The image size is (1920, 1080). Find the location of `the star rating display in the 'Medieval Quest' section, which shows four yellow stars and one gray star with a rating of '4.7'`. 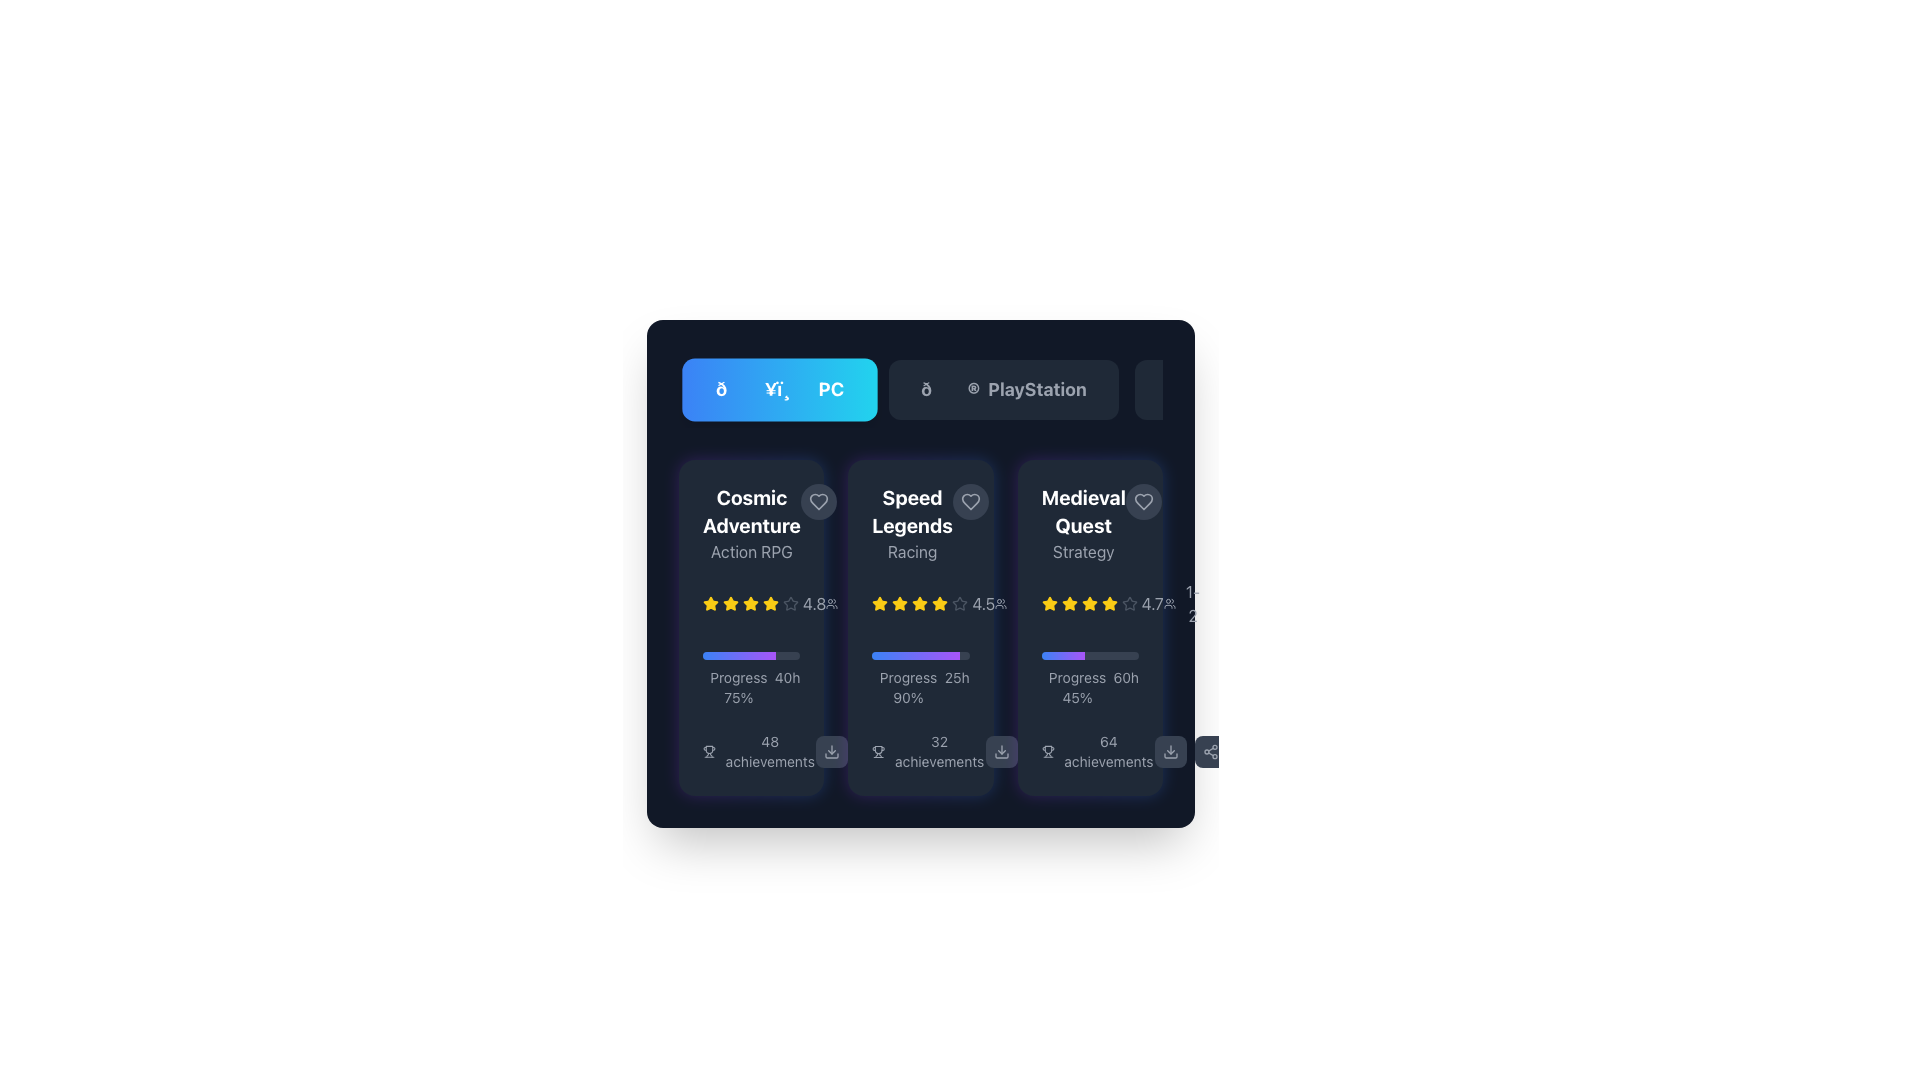

the star rating display in the 'Medieval Quest' section, which shows four yellow stars and one gray star with a rating of '4.7' is located at coordinates (1089, 603).